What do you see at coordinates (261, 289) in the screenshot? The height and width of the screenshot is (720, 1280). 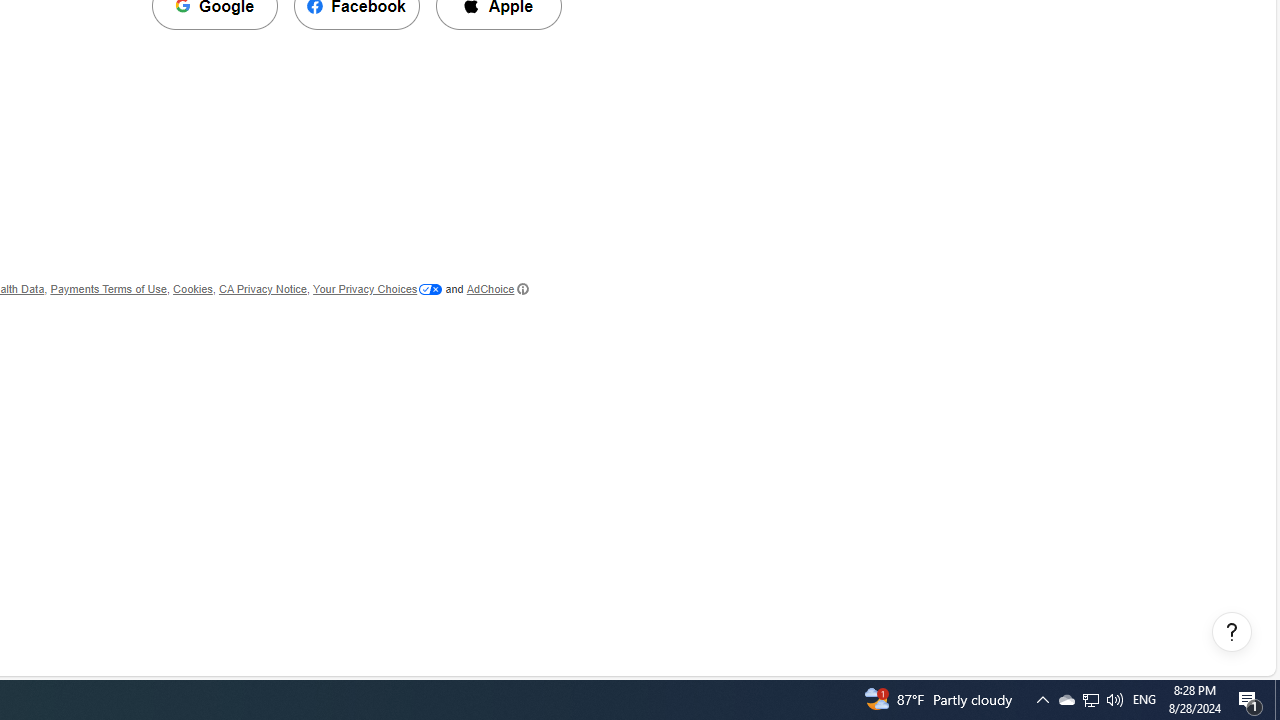 I see `'CA Privacy Notice'` at bounding box center [261, 289].